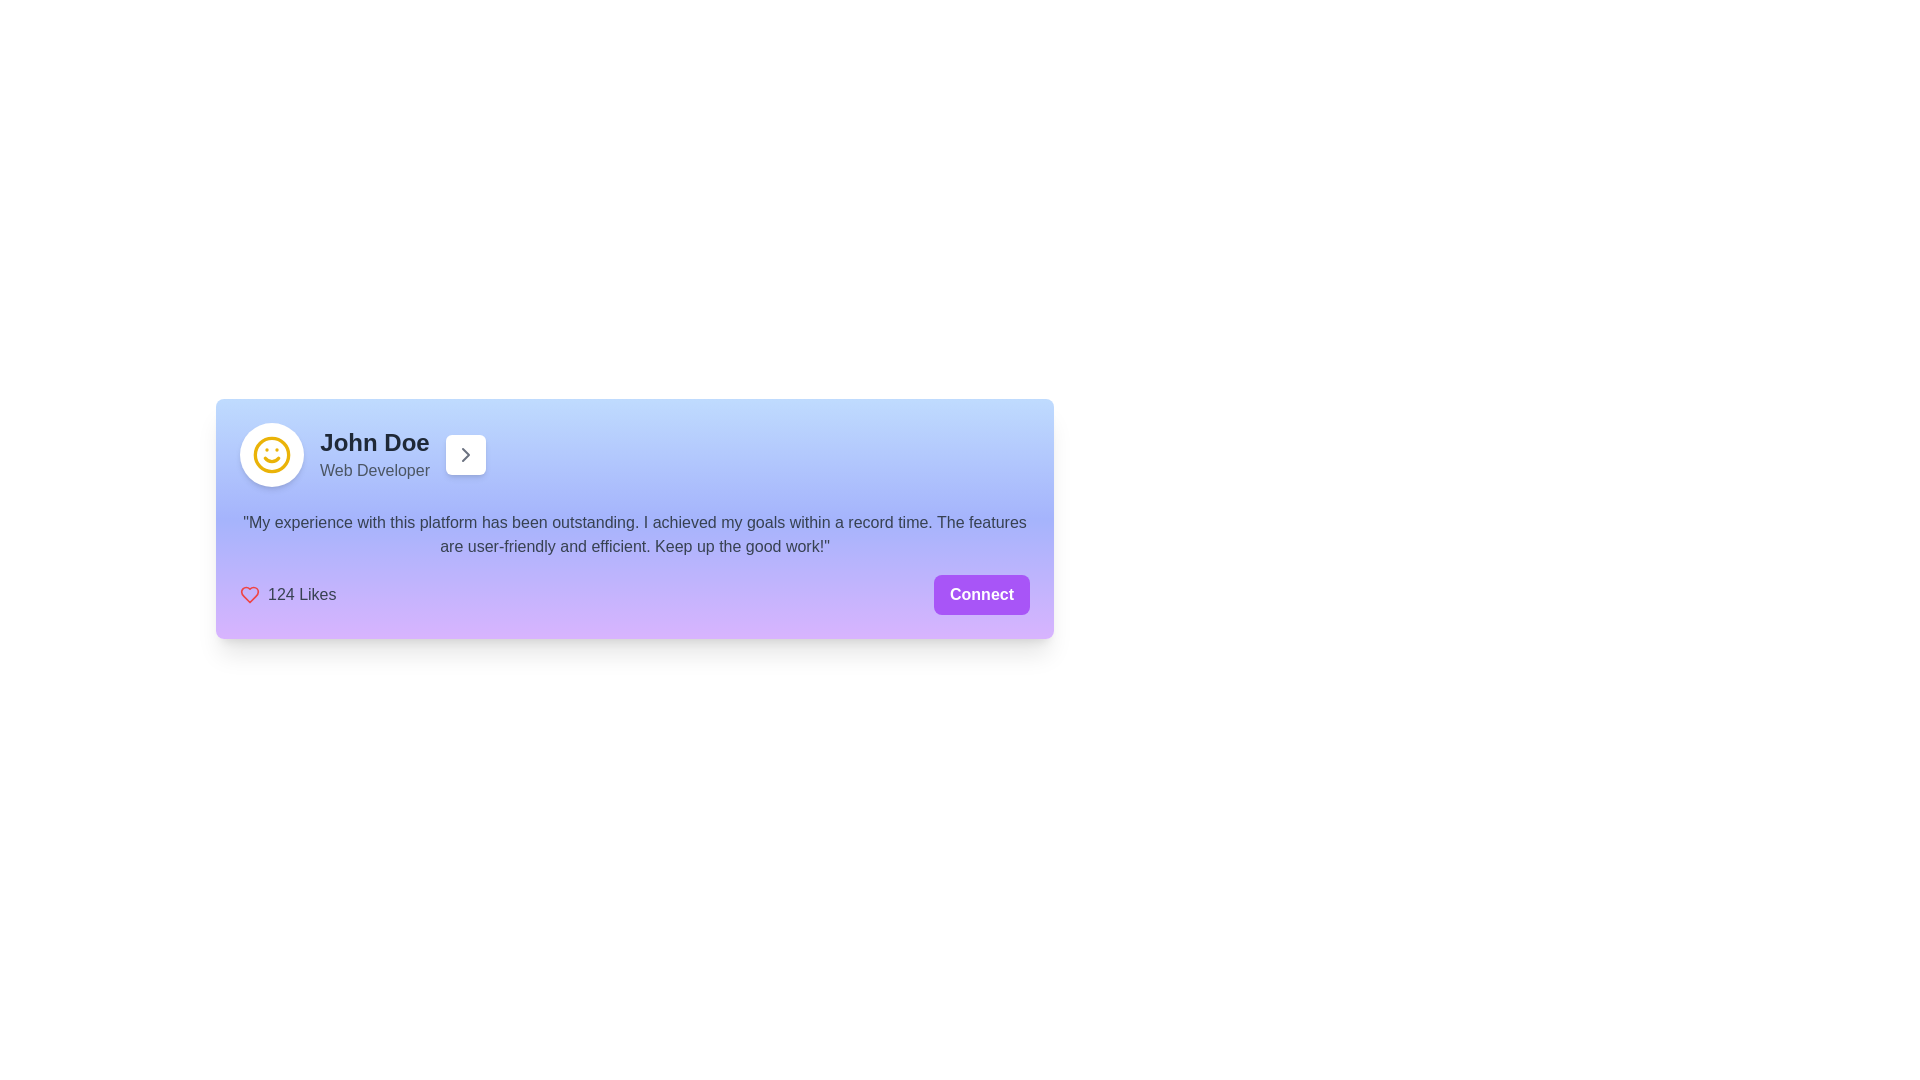  What do you see at coordinates (271, 455) in the screenshot?
I see `the smiley icon element, which is a circular outline with a yellow color located at the center of the profile picture icon in the card component` at bounding box center [271, 455].